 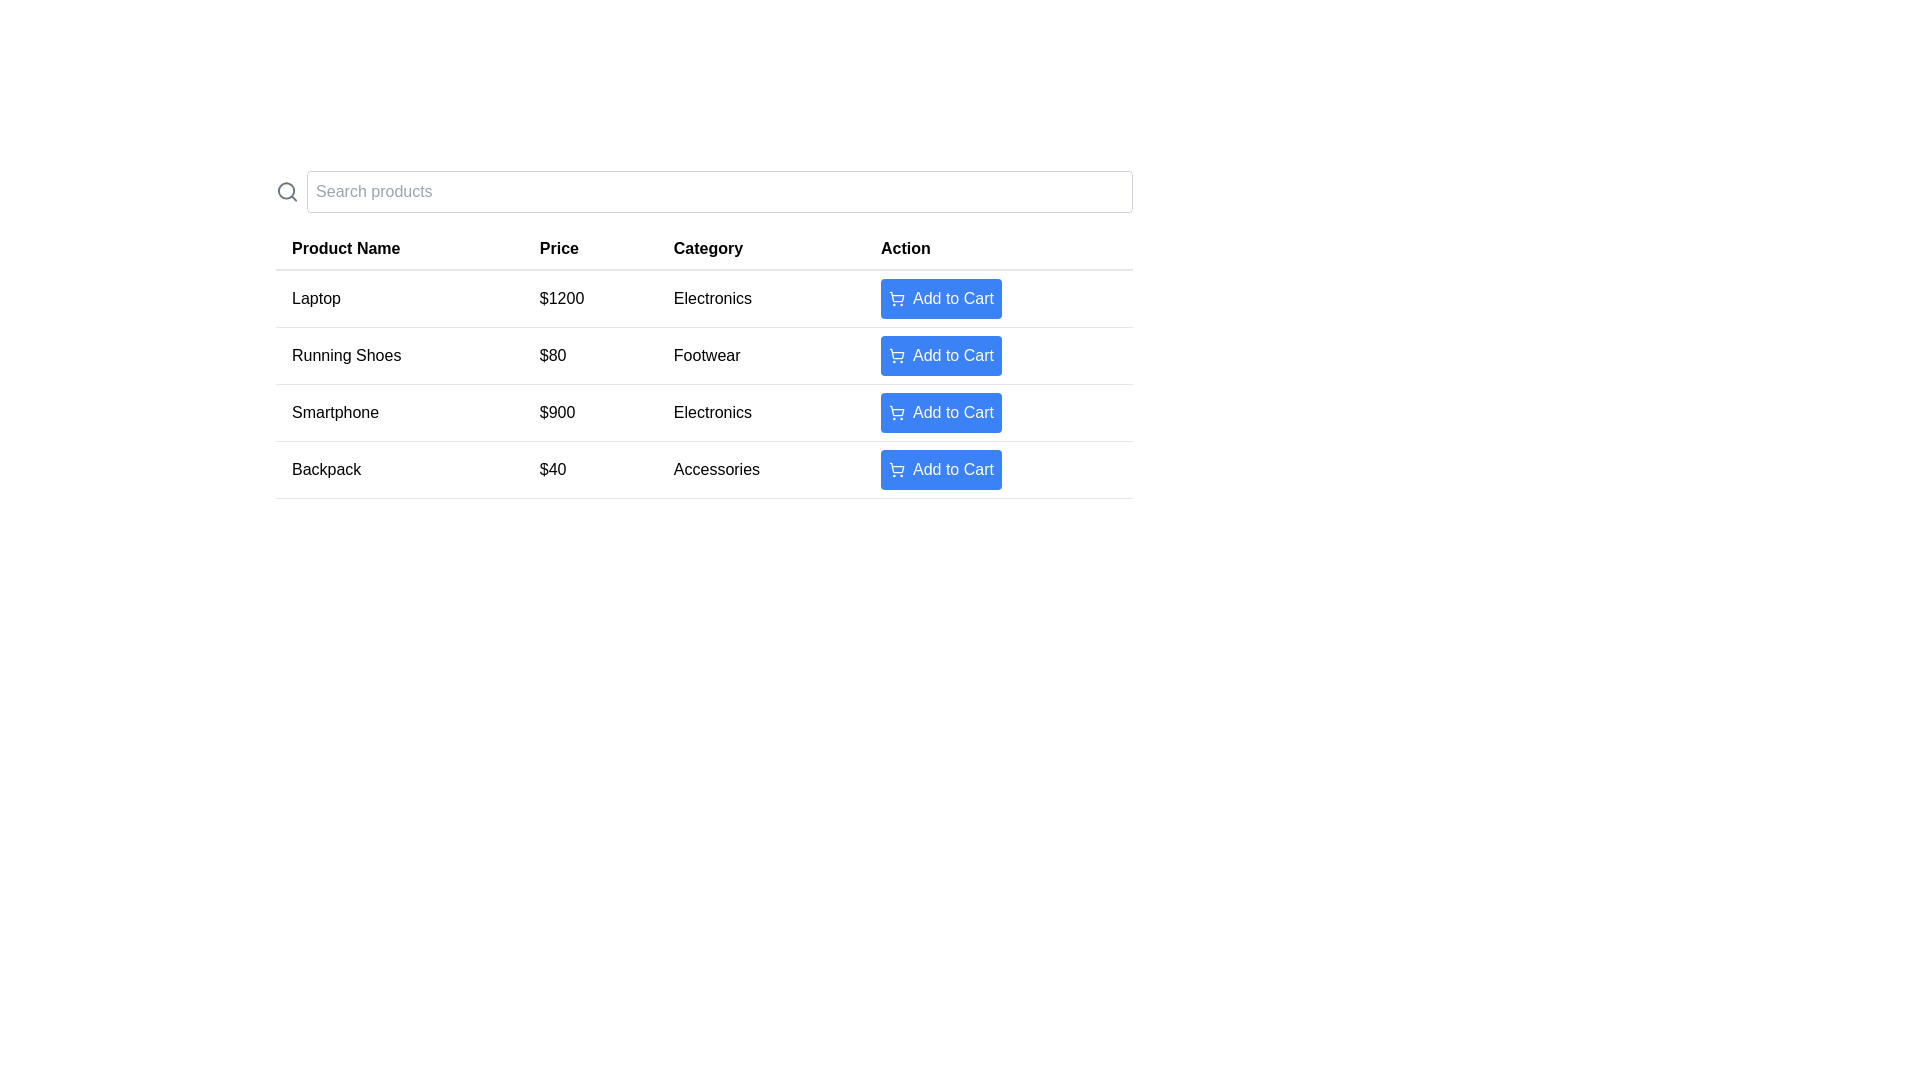 I want to click on the 'Add to Cart' button for the 'Backpack' product, which is located within the product entry row and is positioned to the right of a shopping cart icon, so click(x=952, y=470).